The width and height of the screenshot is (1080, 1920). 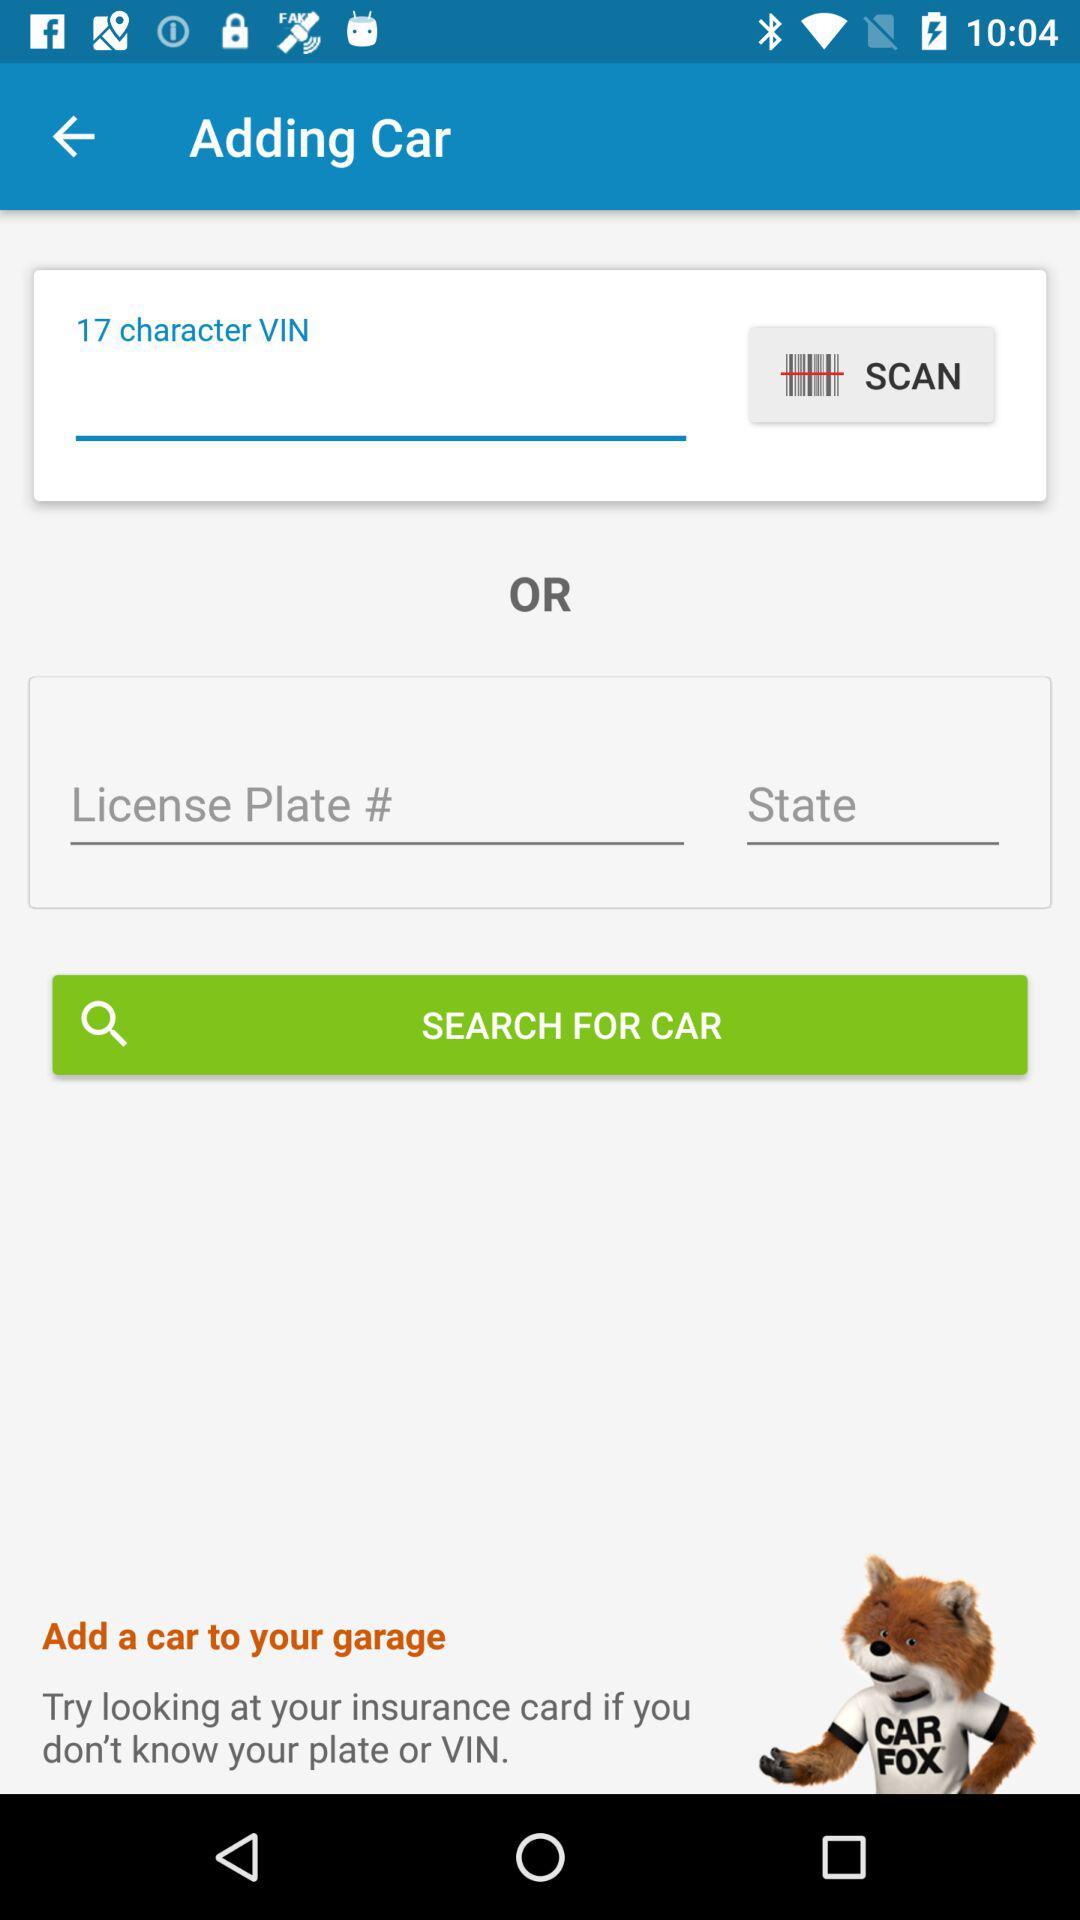 What do you see at coordinates (381, 399) in the screenshot?
I see `vin scan` at bounding box center [381, 399].